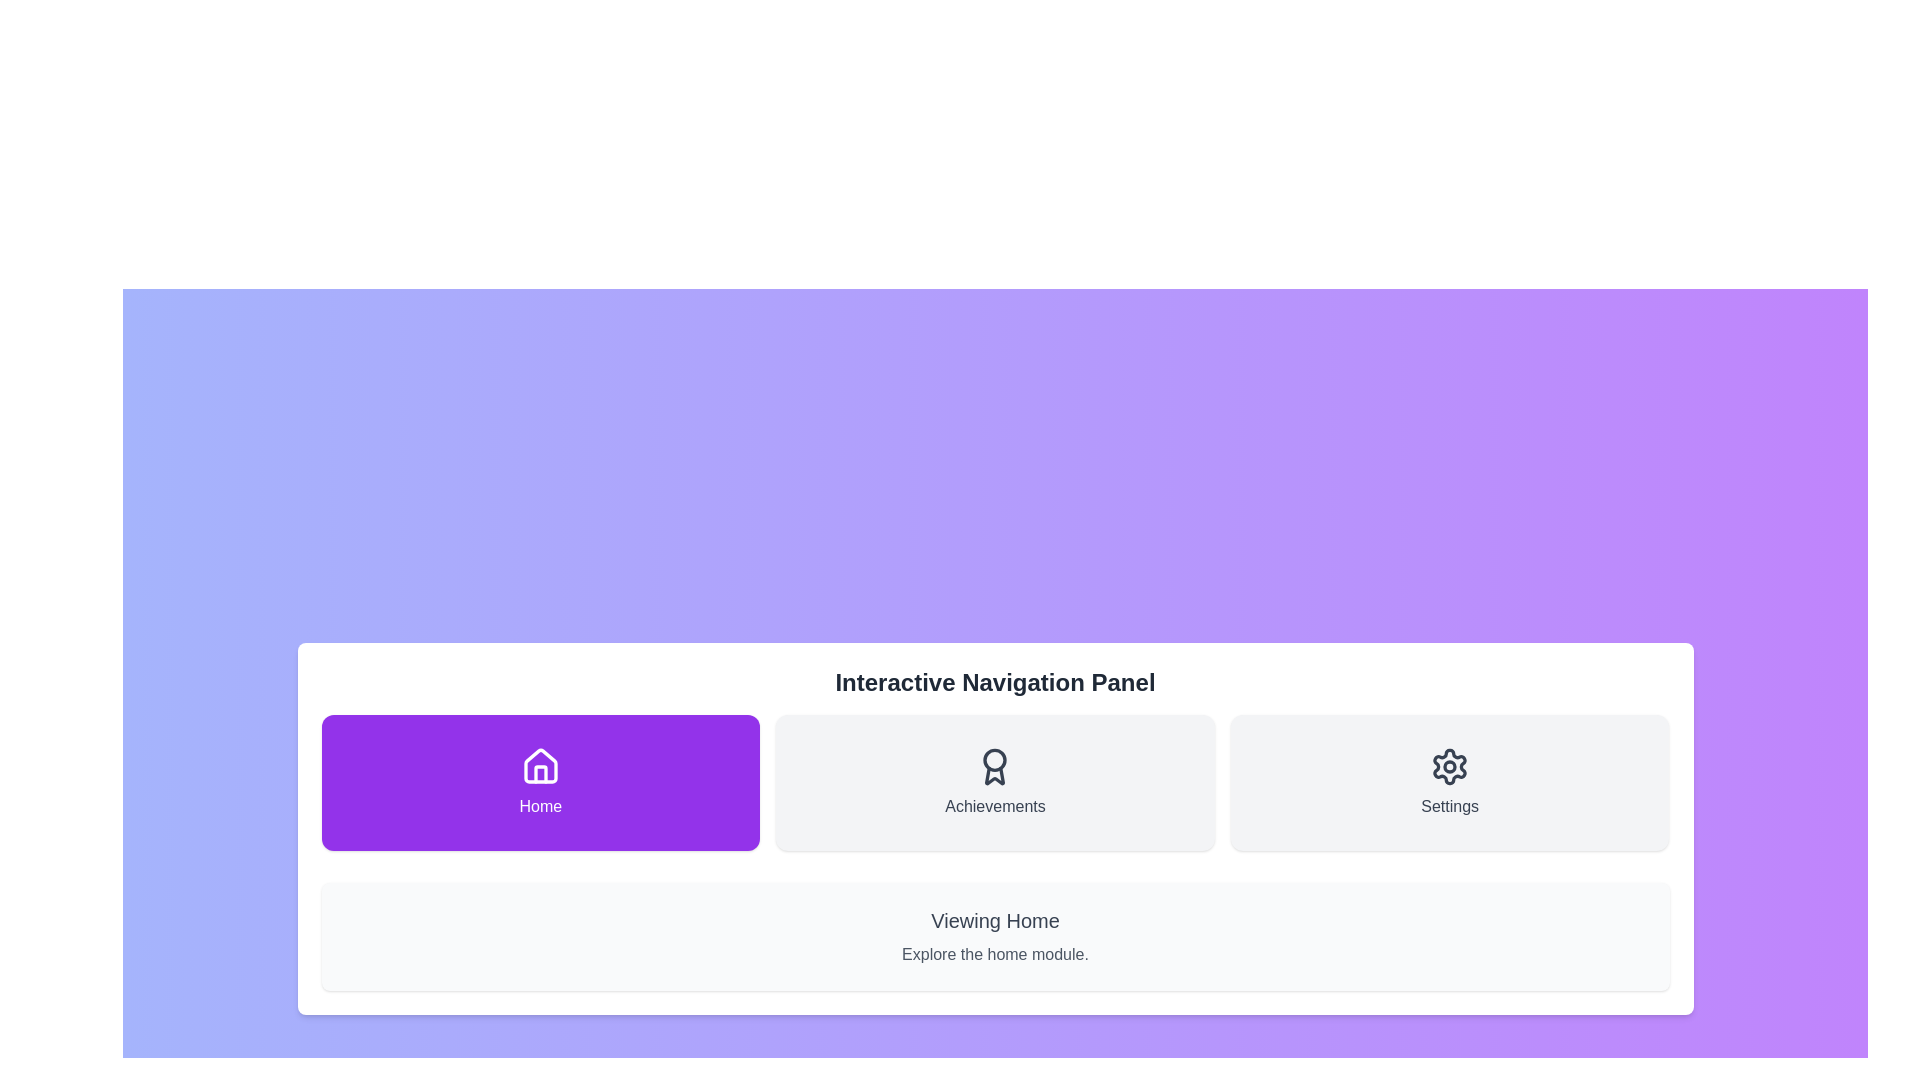 This screenshot has height=1080, width=1920. What do you see at coordinates (995, 954) in the screenshot?
I see `the Text Label that provides descriptive information about the 'Home' module, located directly beneath the 'Viewing Home' text` at bounding box center [995, 954].